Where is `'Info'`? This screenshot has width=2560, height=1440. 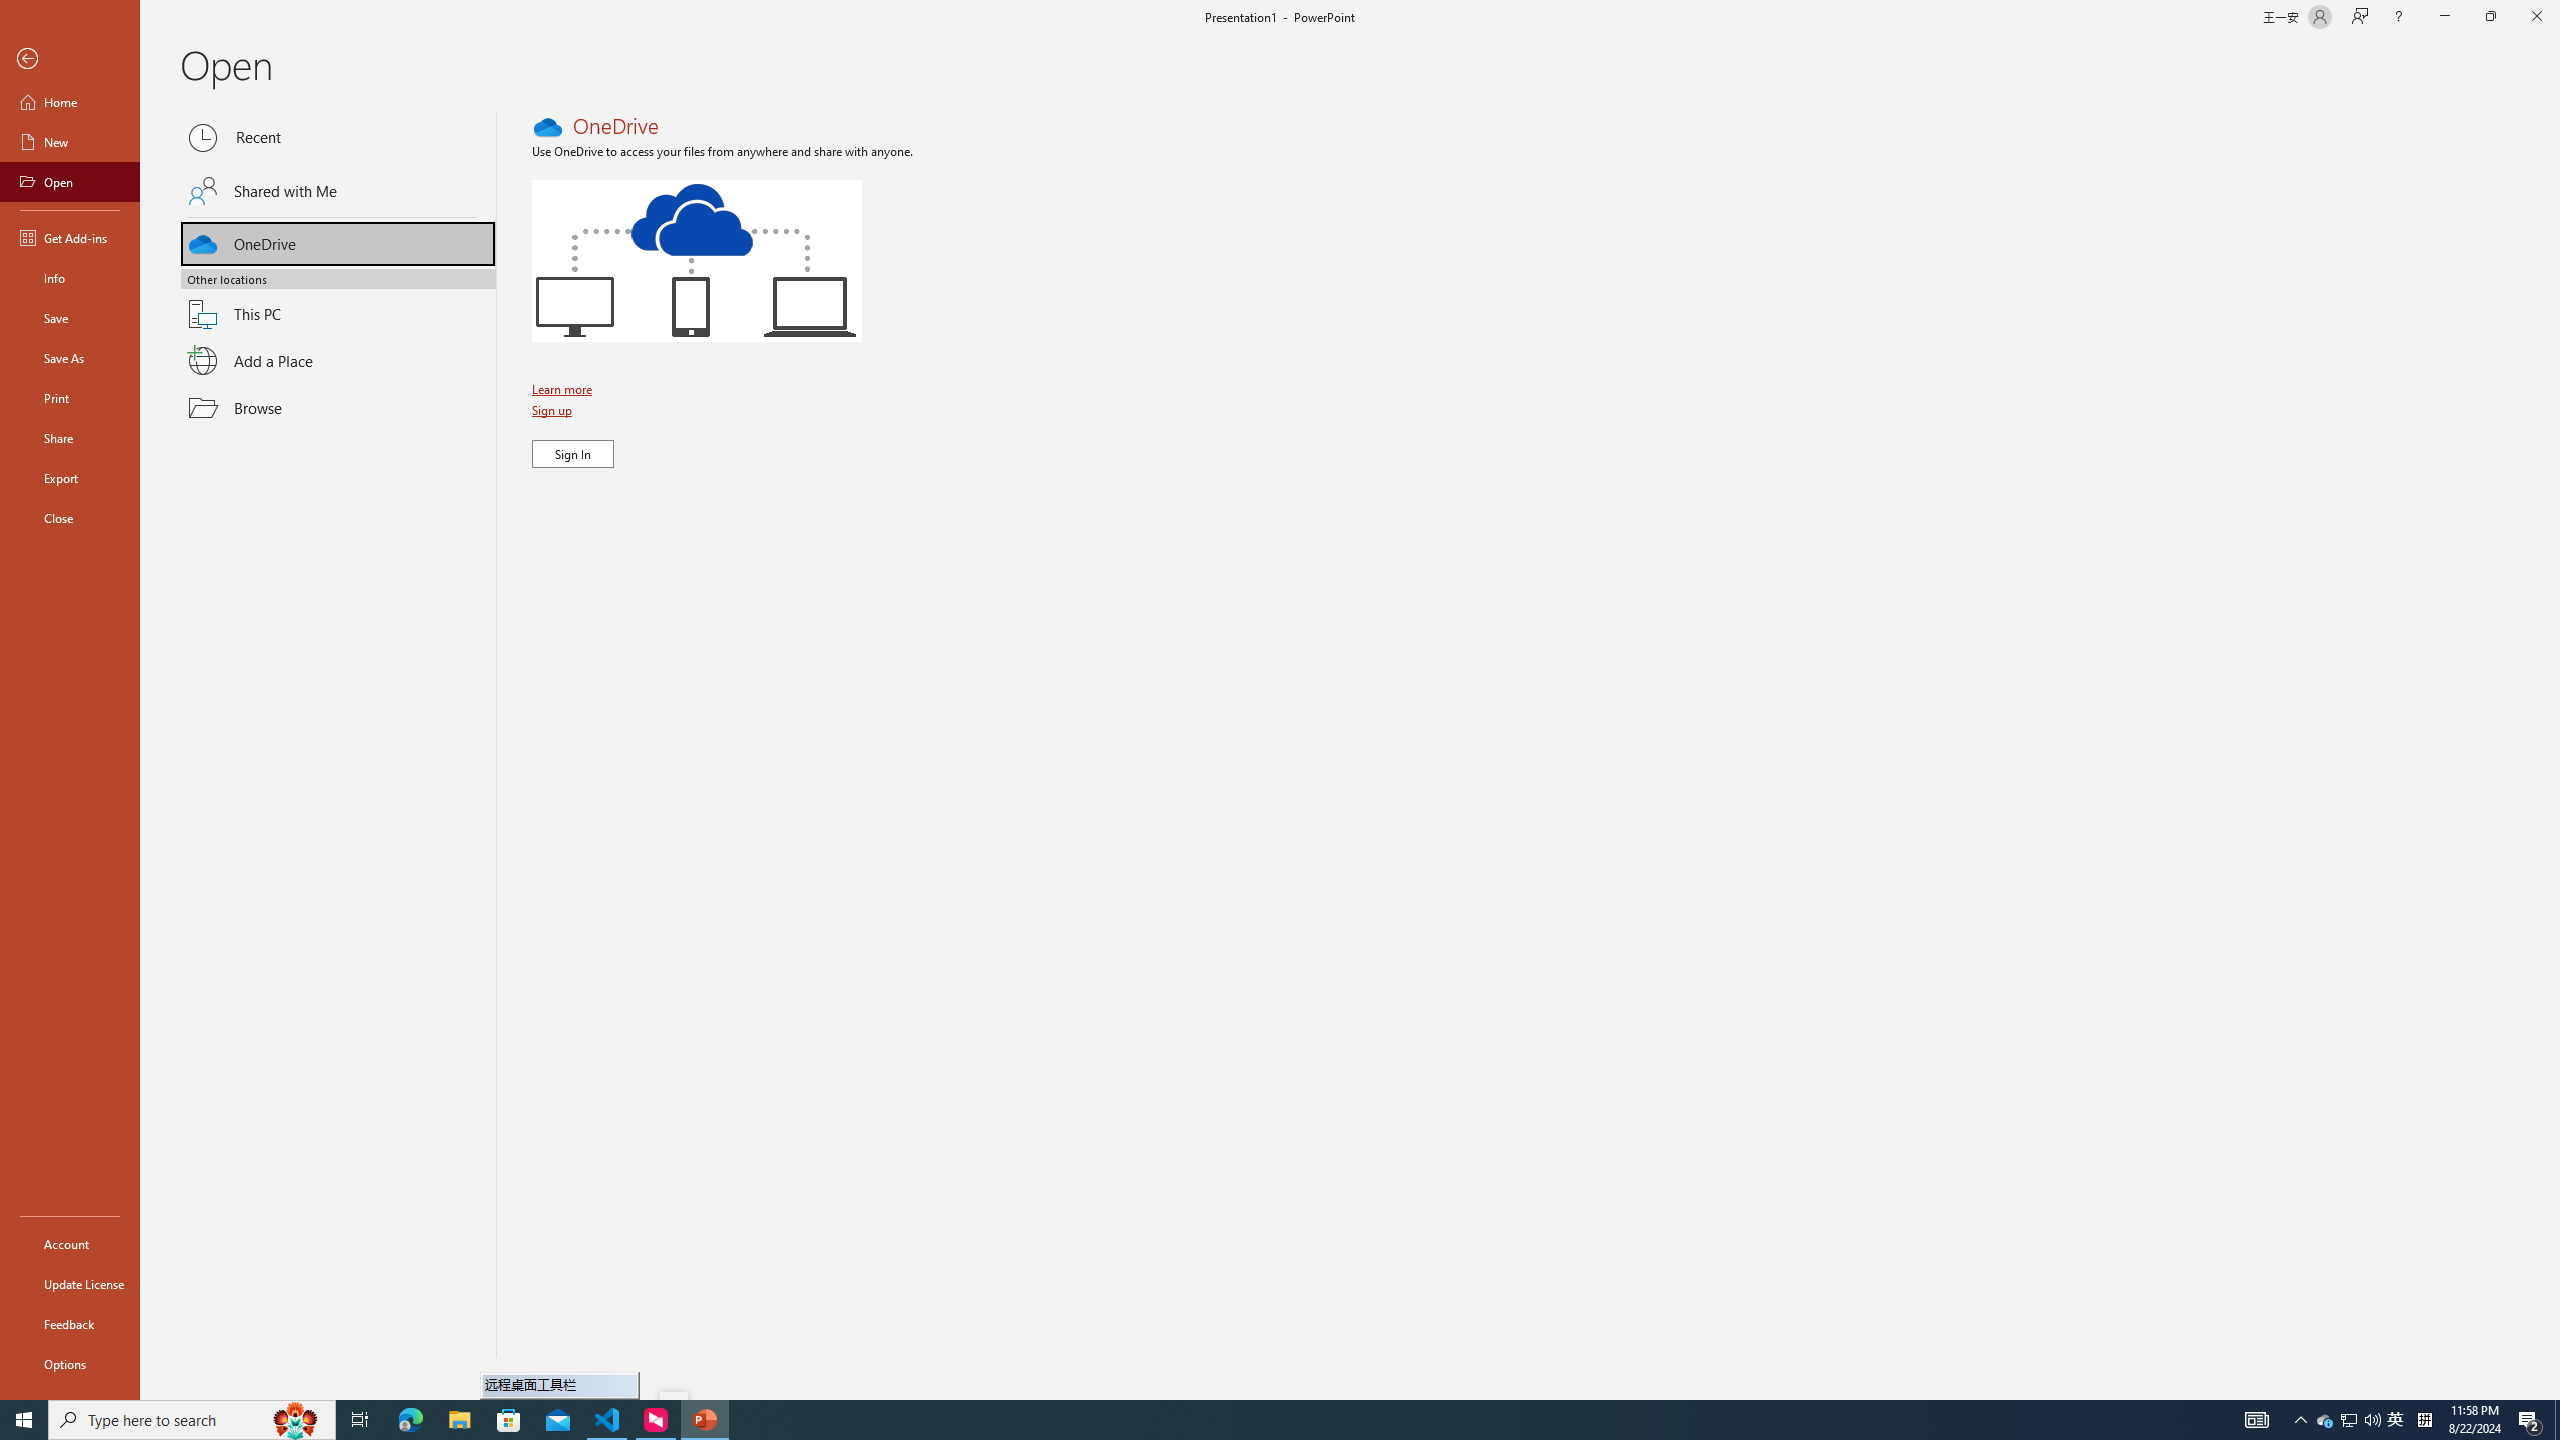
'Info' is located at coordinates (69, 276).